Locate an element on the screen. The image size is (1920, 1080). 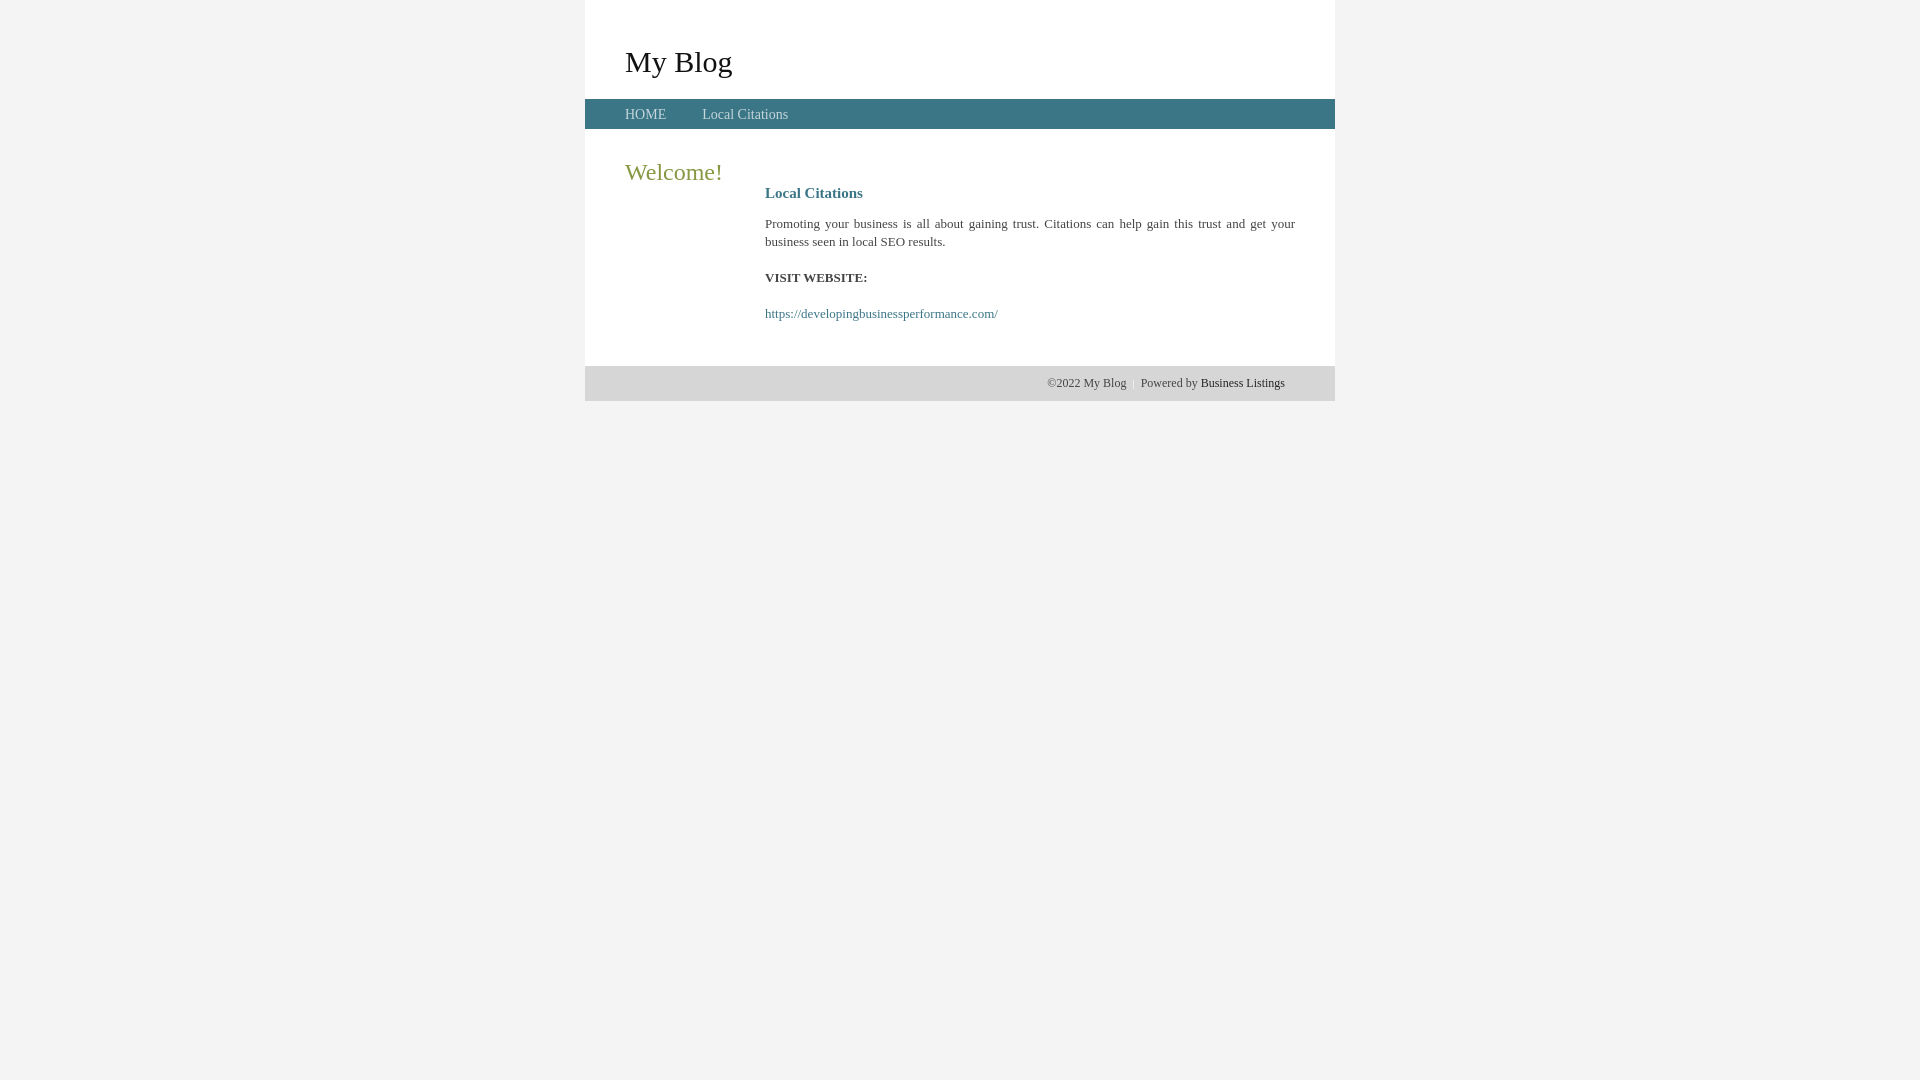
'https://developingbusinessperformance.com/' is located at coordinates (880, 313).